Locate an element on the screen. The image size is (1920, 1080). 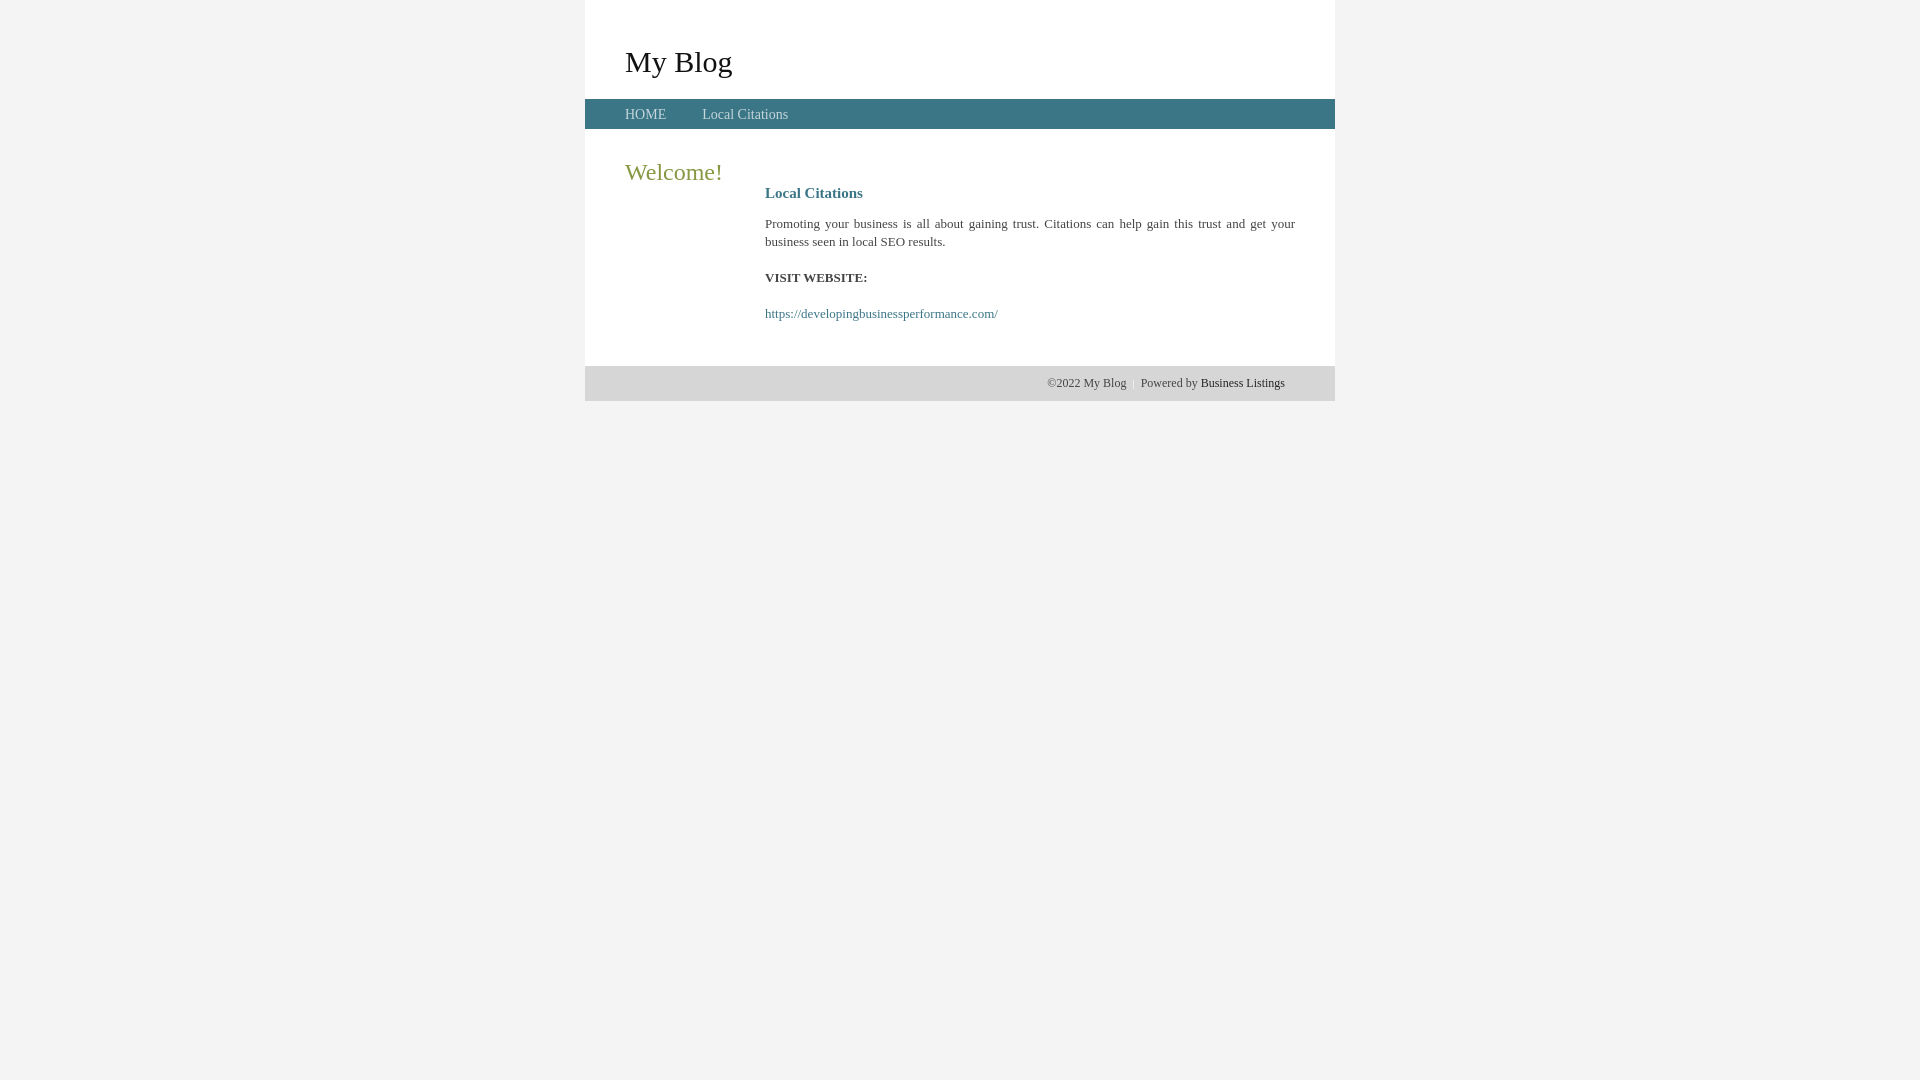
'https://developingbusinessperformance.com/' is located at coordinates (880, 313).